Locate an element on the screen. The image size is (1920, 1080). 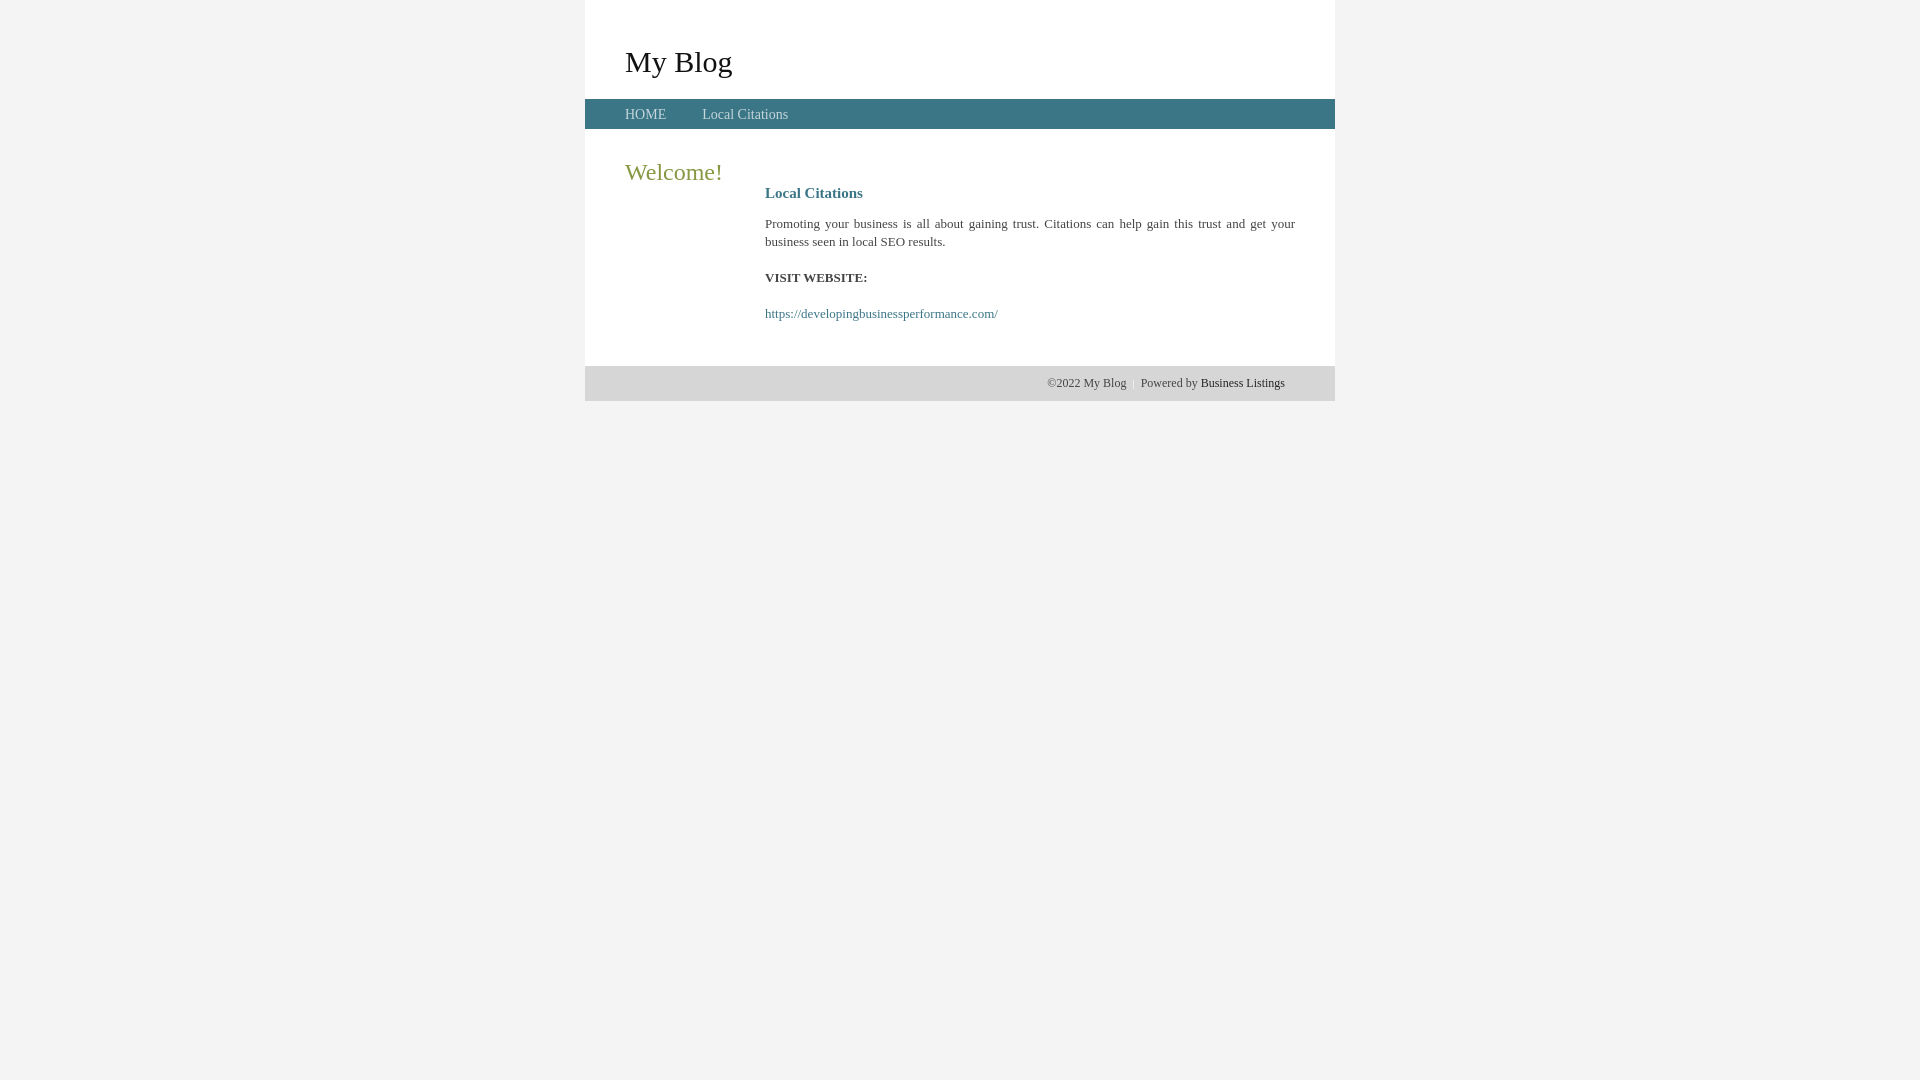
'https://developingbusinessperformance.com/' is located at coordinates (880, 313).